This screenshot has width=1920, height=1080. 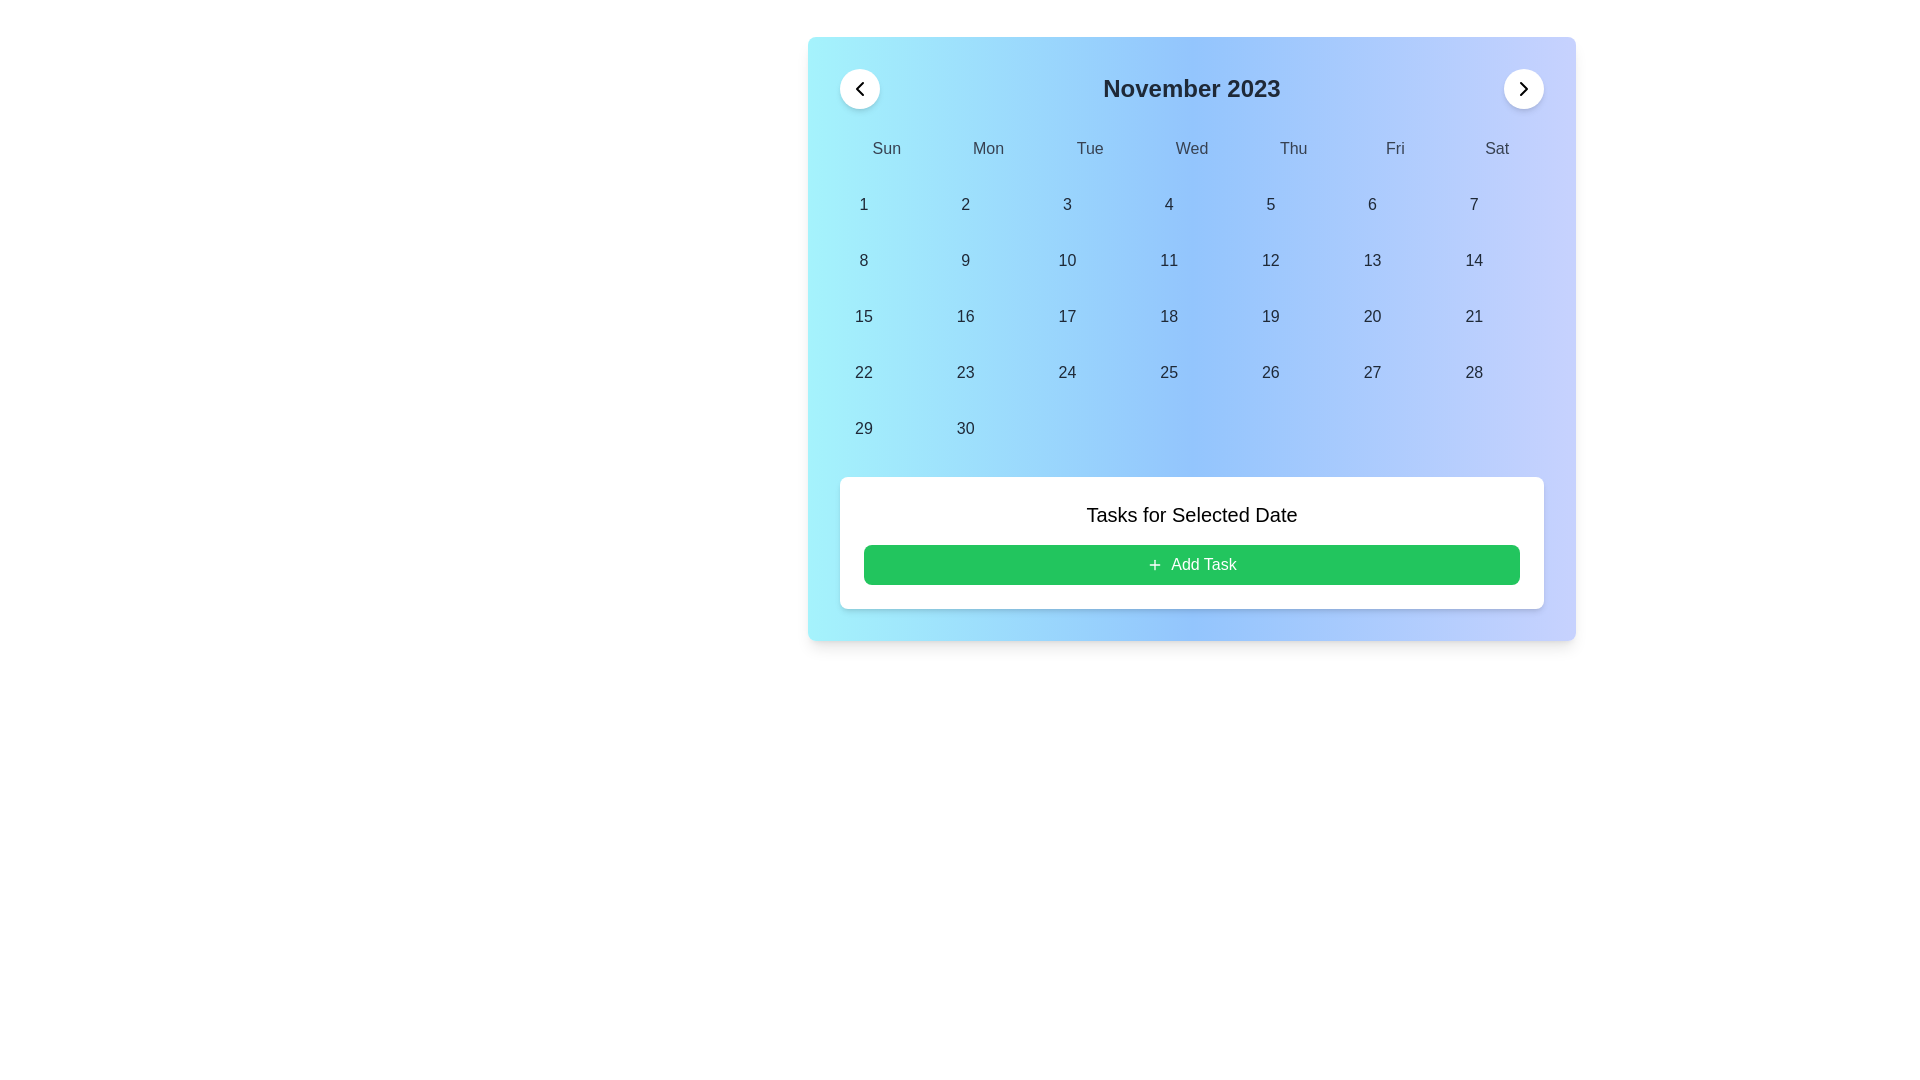 I want to click on the small circular button displaying the number '9' in the calendar view, so click(x=965, y=260).